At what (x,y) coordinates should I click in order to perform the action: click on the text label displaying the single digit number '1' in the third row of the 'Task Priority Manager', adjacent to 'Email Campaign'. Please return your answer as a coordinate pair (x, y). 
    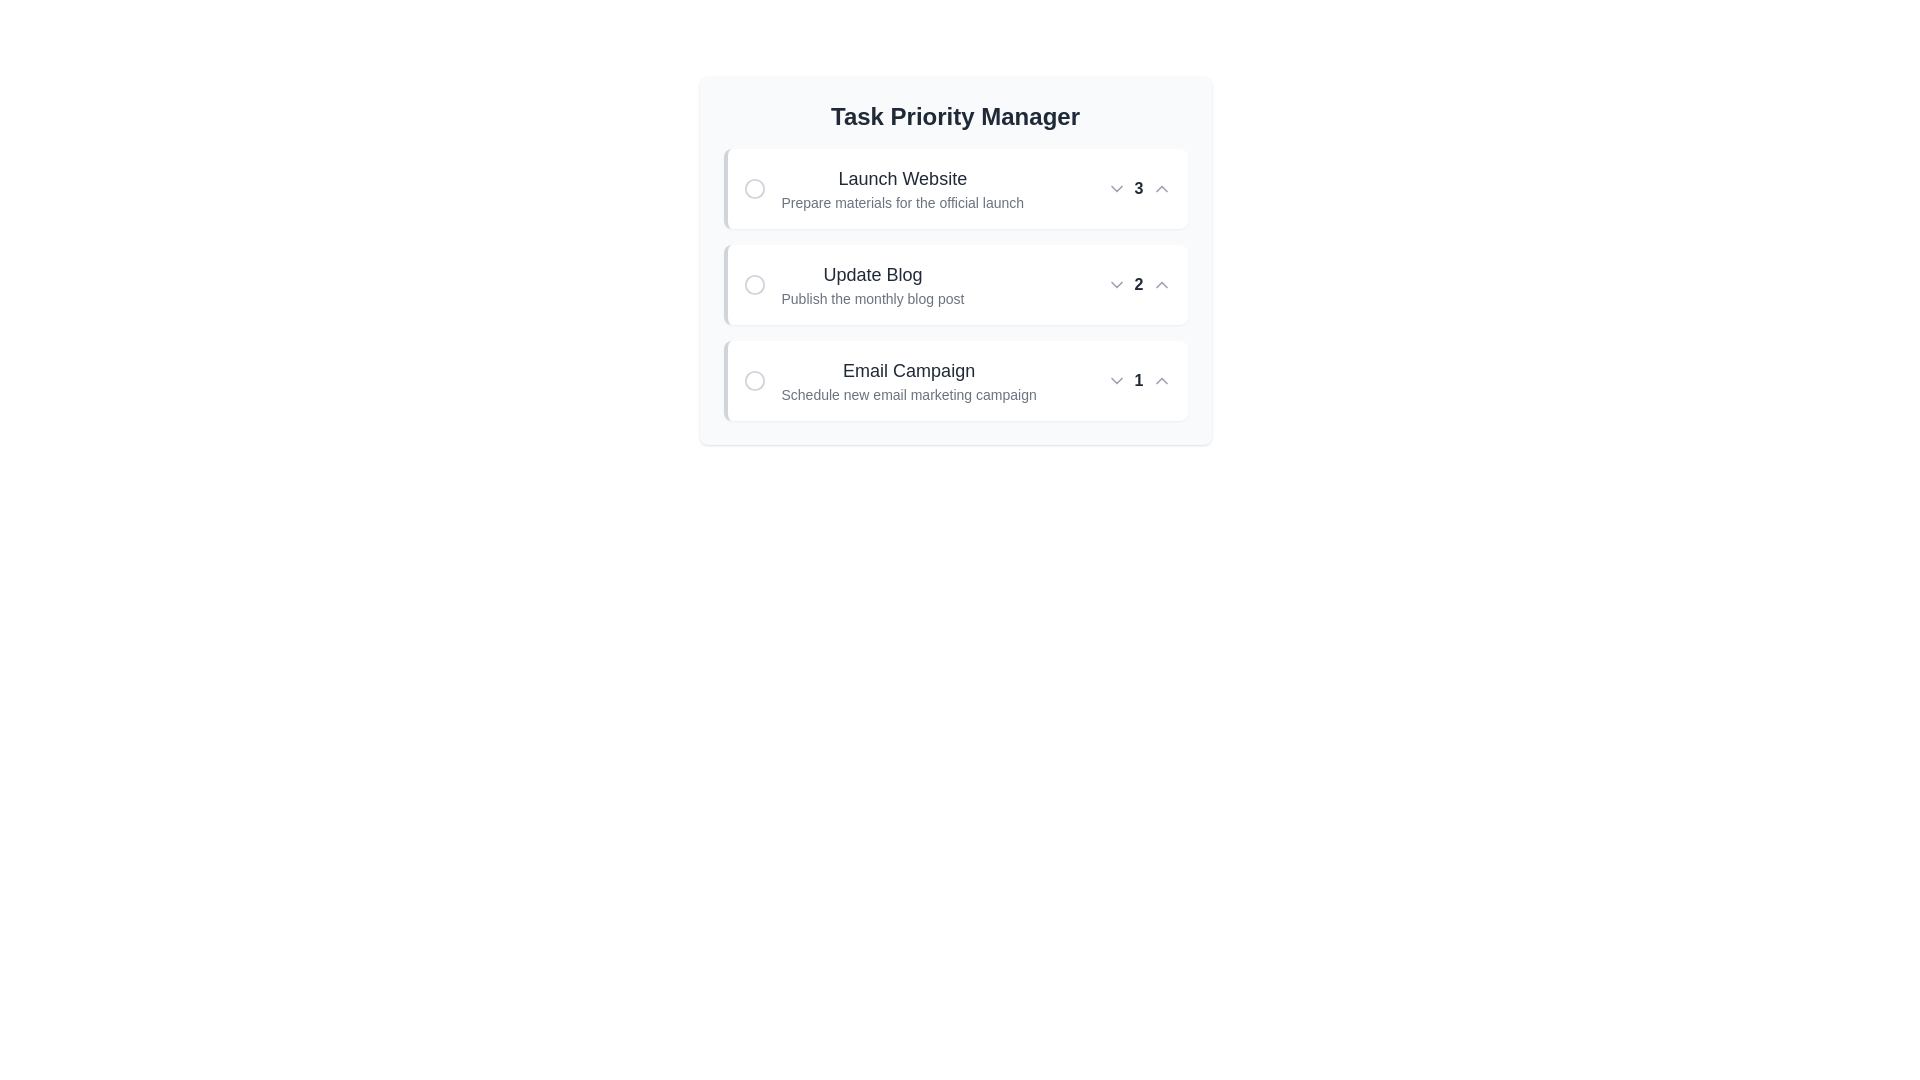
    Looking at the image, I should click on (1139, 381).